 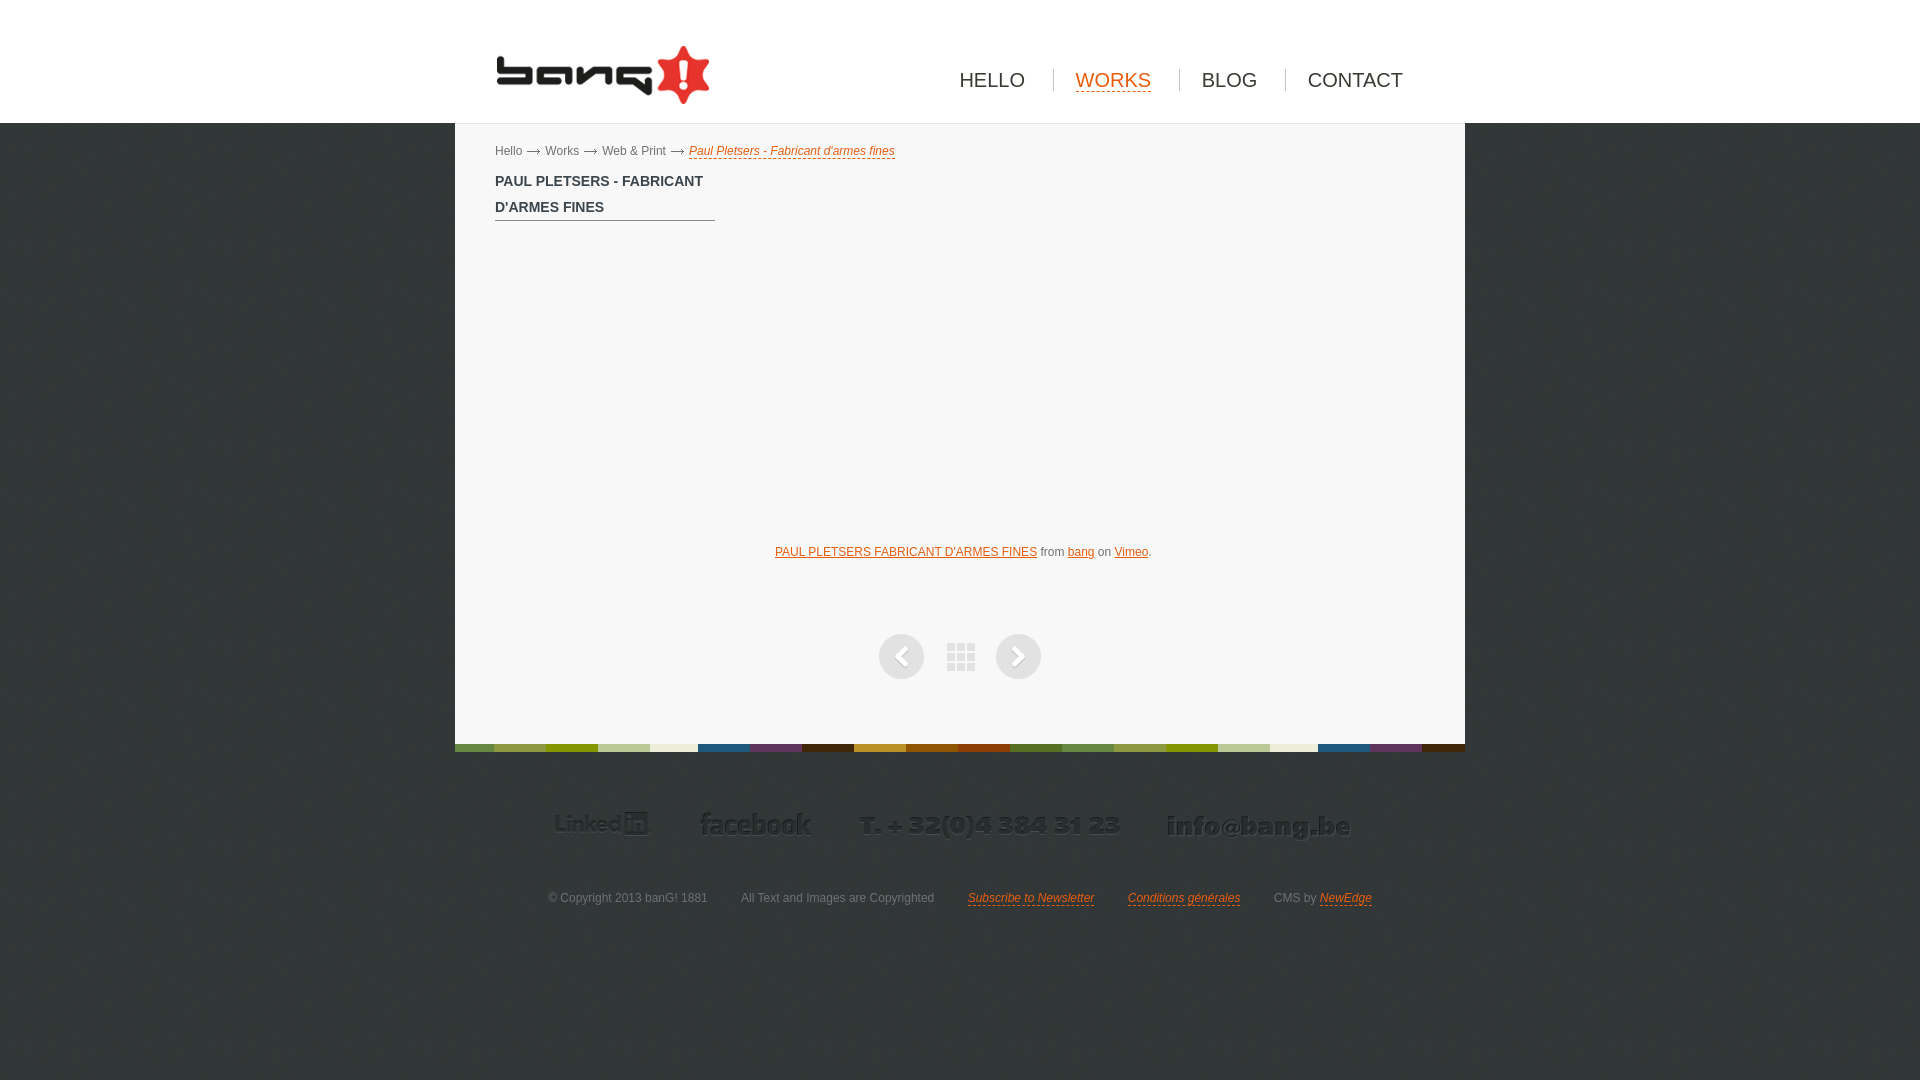 I want to click on 'bang', so click(x=1067, y=551).